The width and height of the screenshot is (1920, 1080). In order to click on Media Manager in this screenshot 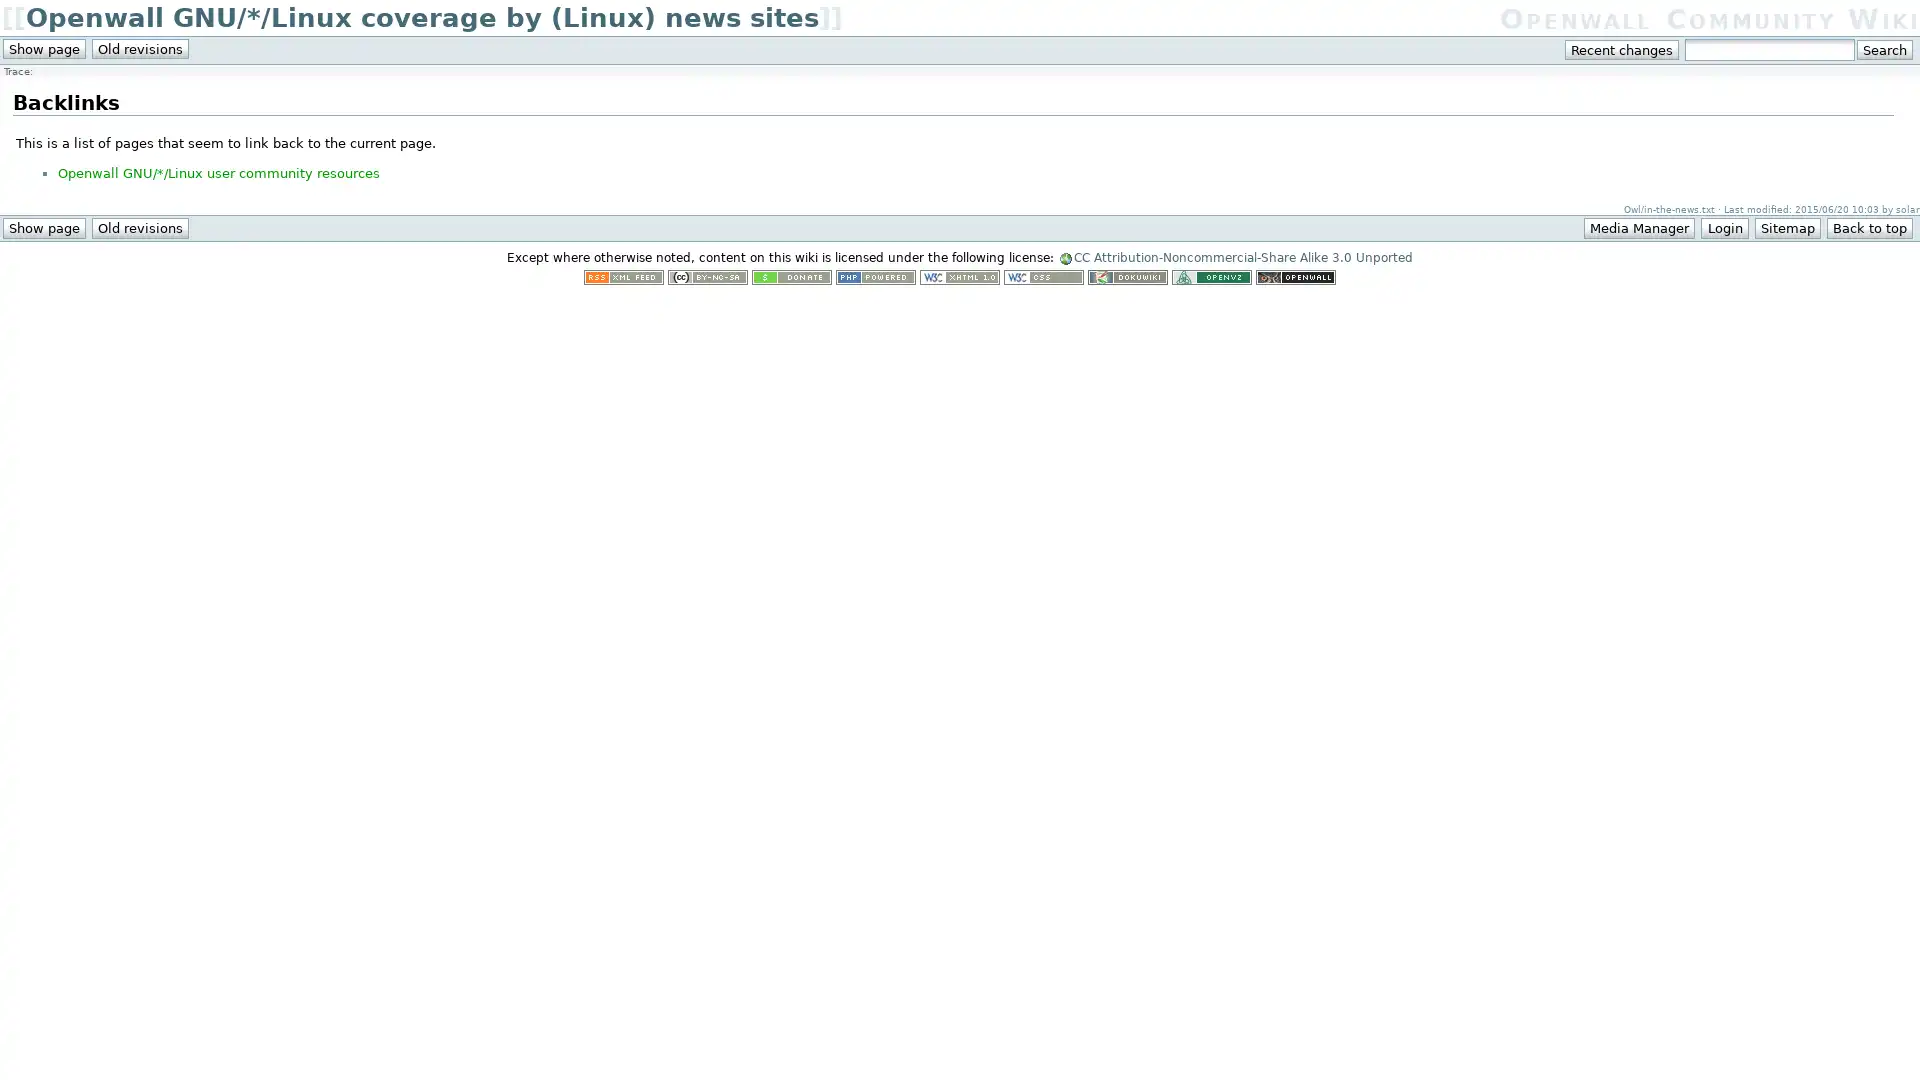, I will do `click(1639, 226)`.